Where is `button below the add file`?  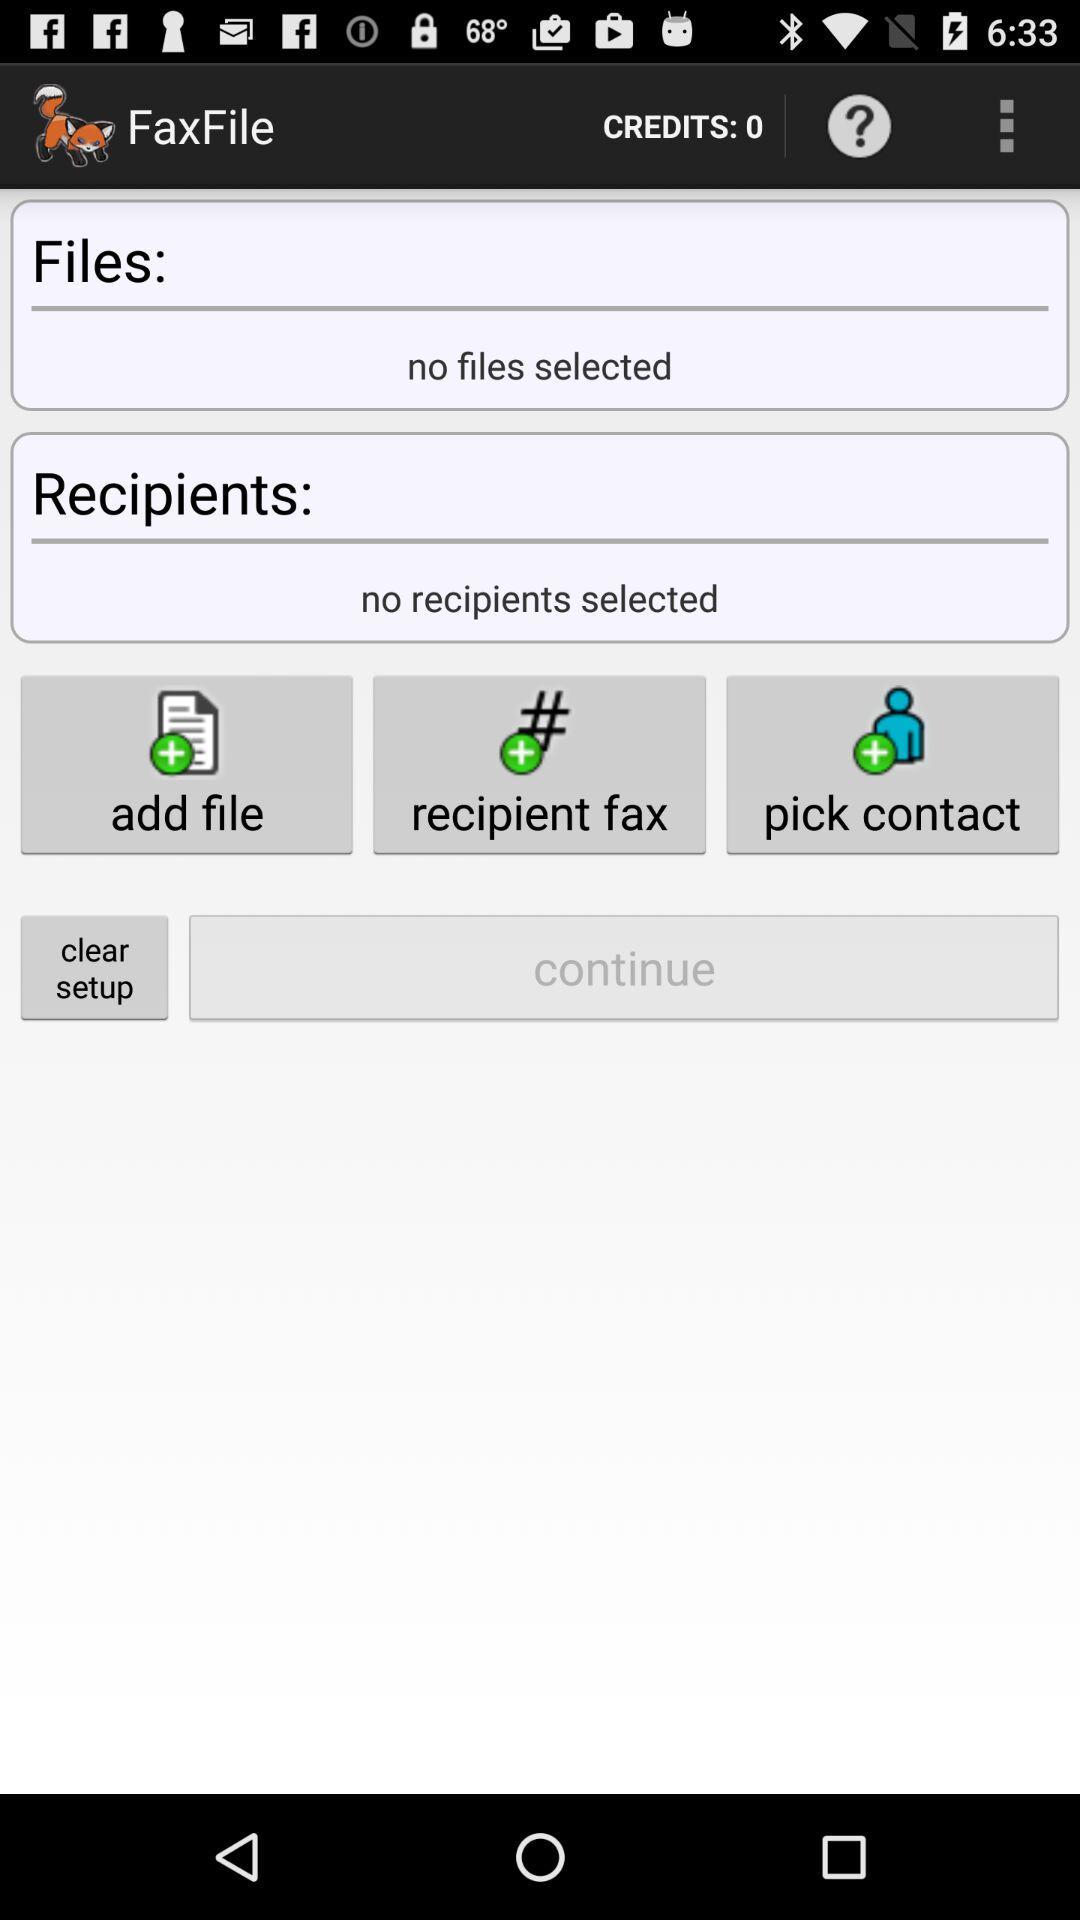 button below the add file is located at coordinates (94, 967).